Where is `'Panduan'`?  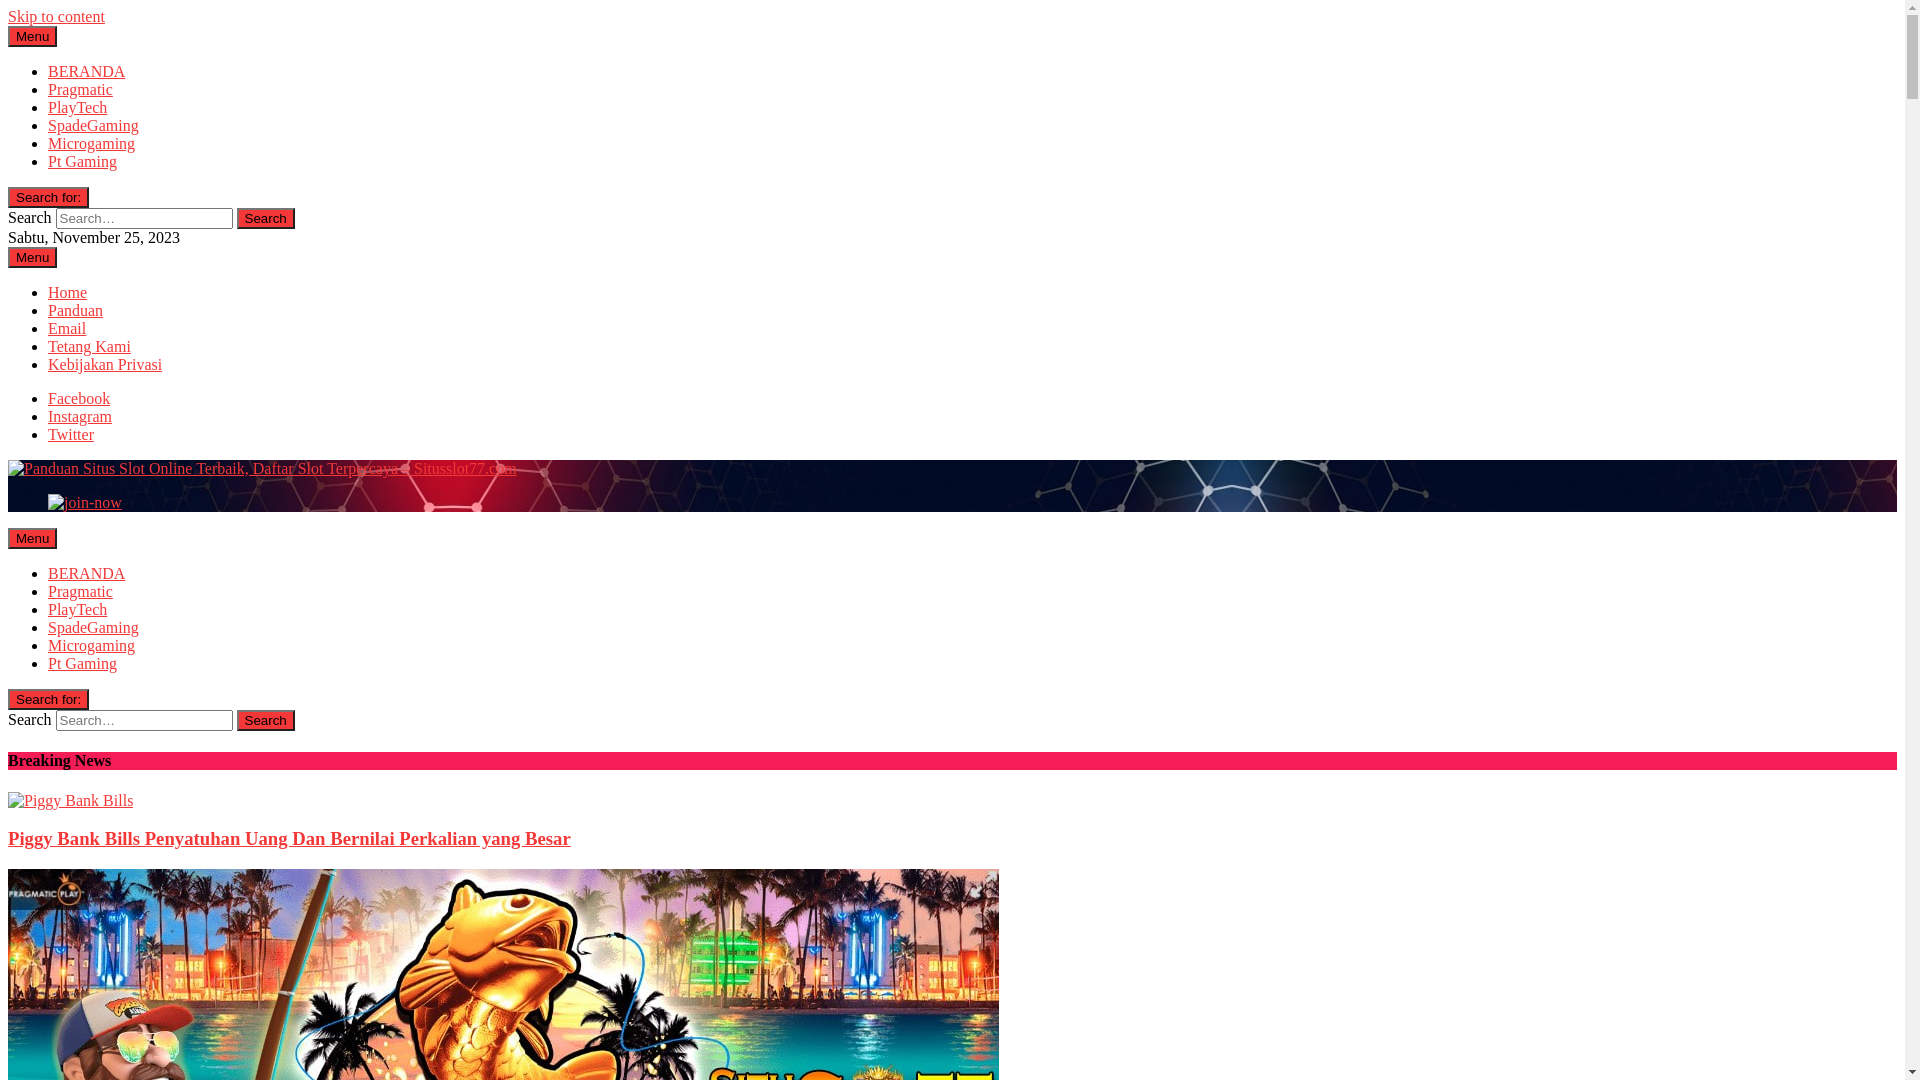
'Panduan' is located at coordinates (75, 310).